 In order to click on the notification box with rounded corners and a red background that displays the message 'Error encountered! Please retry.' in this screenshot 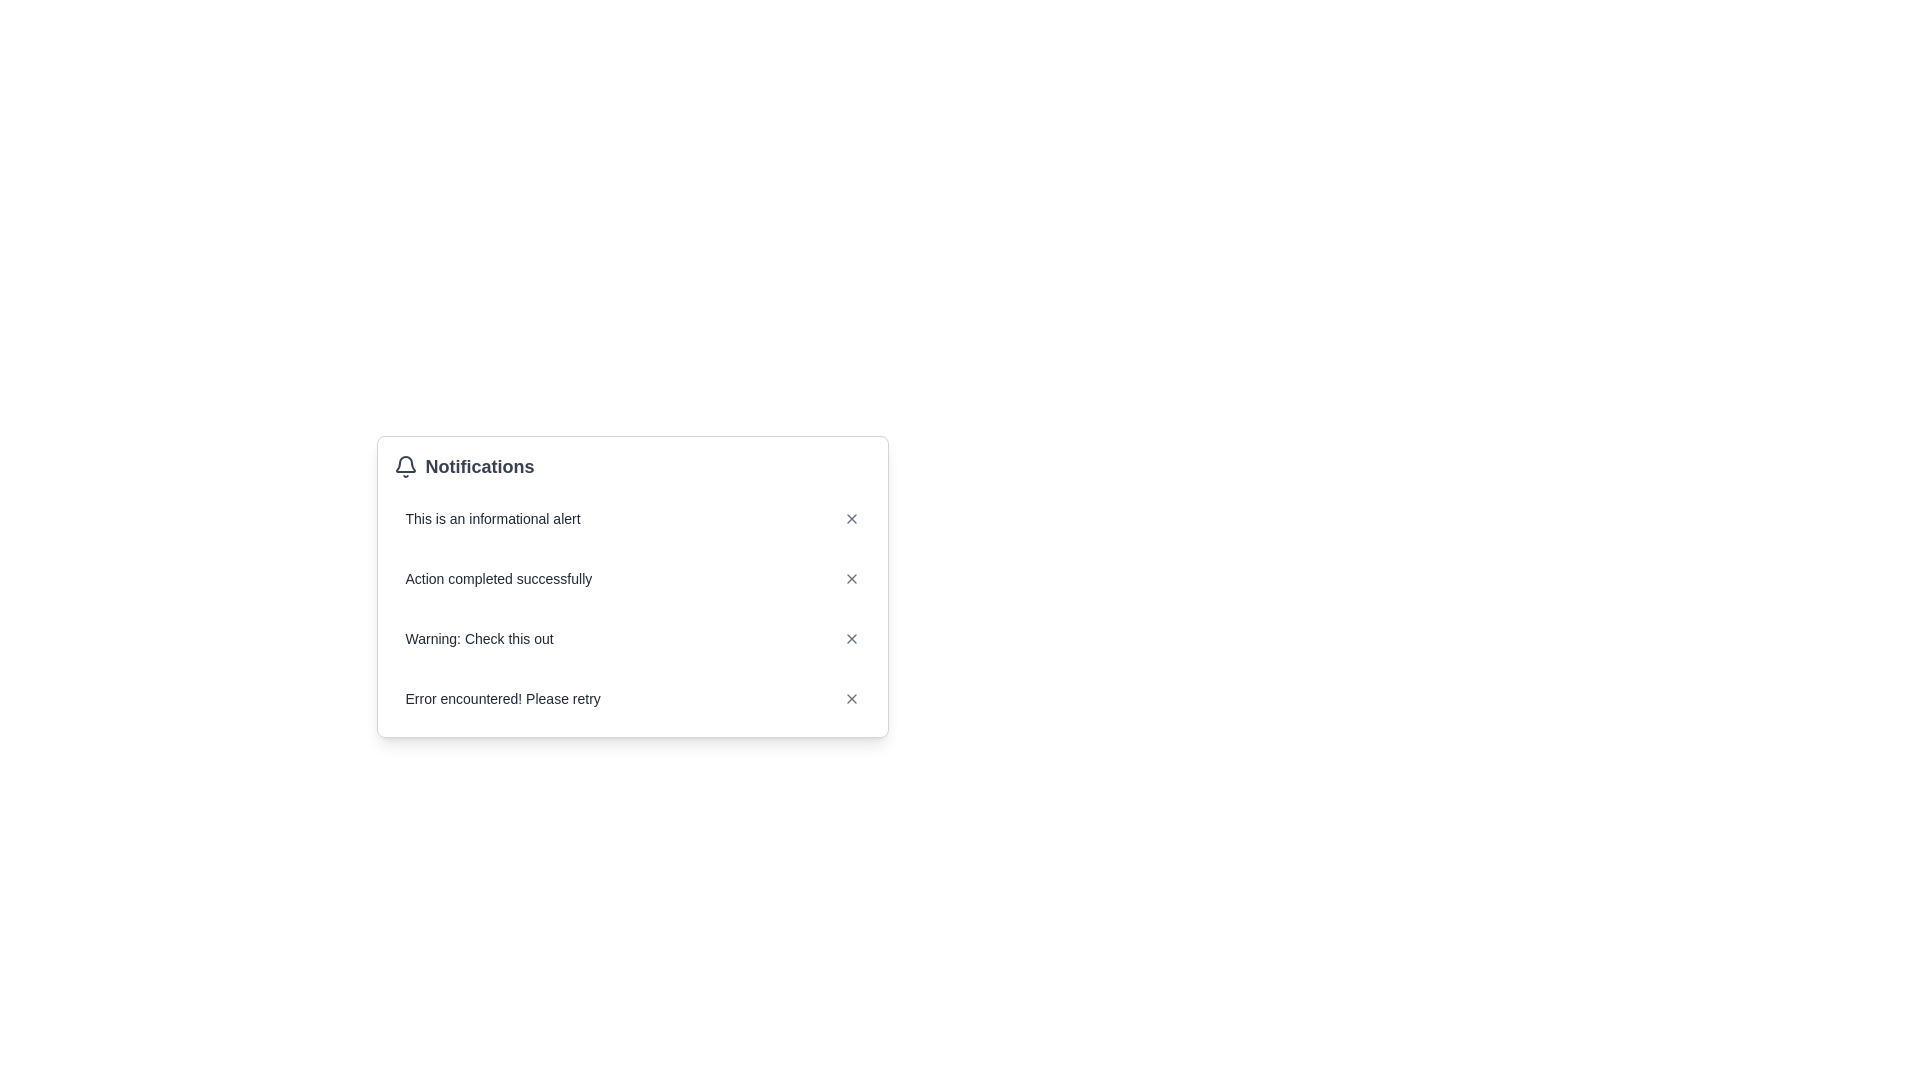, I will do `click(631, 697)`.